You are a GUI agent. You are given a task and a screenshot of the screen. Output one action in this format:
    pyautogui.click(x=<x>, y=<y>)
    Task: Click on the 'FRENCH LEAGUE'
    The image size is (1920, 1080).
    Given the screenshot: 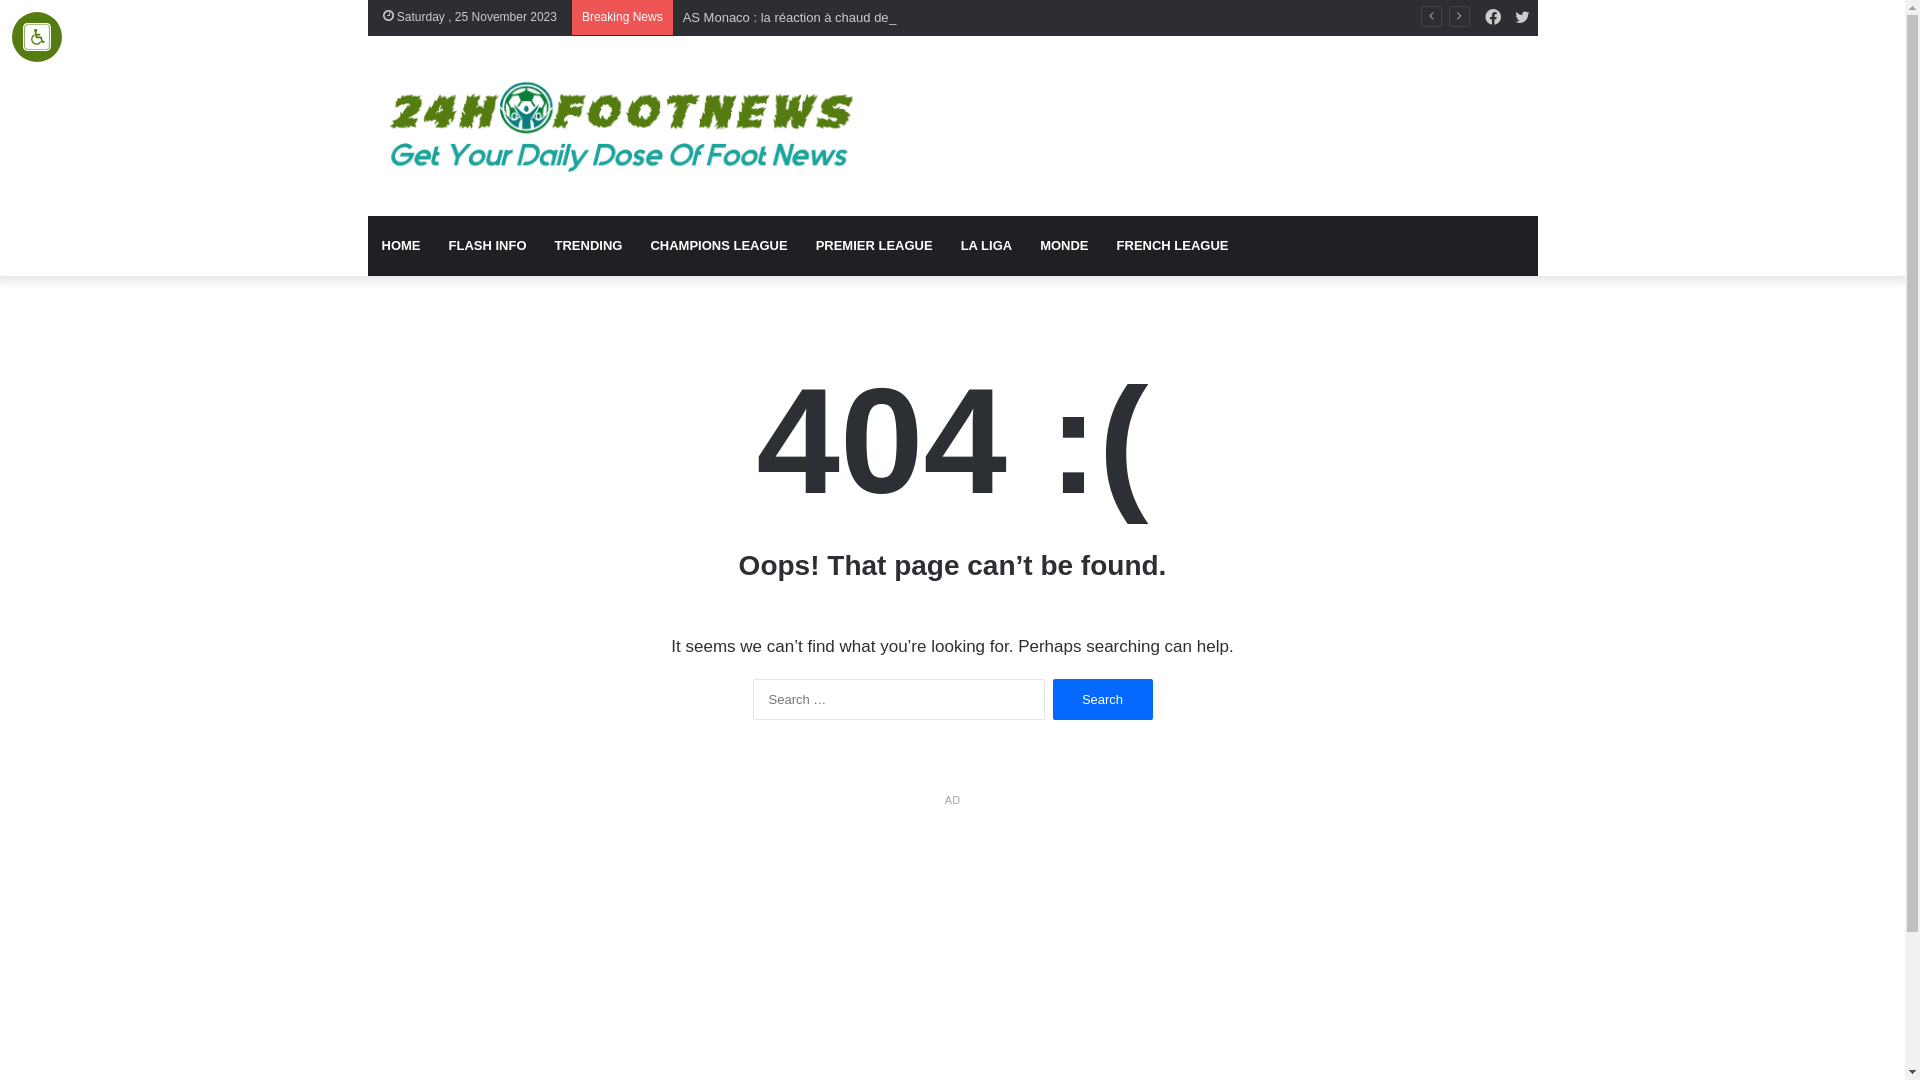 What is the action you would take?
    pyautogui.click(x=1172, y=245)
    